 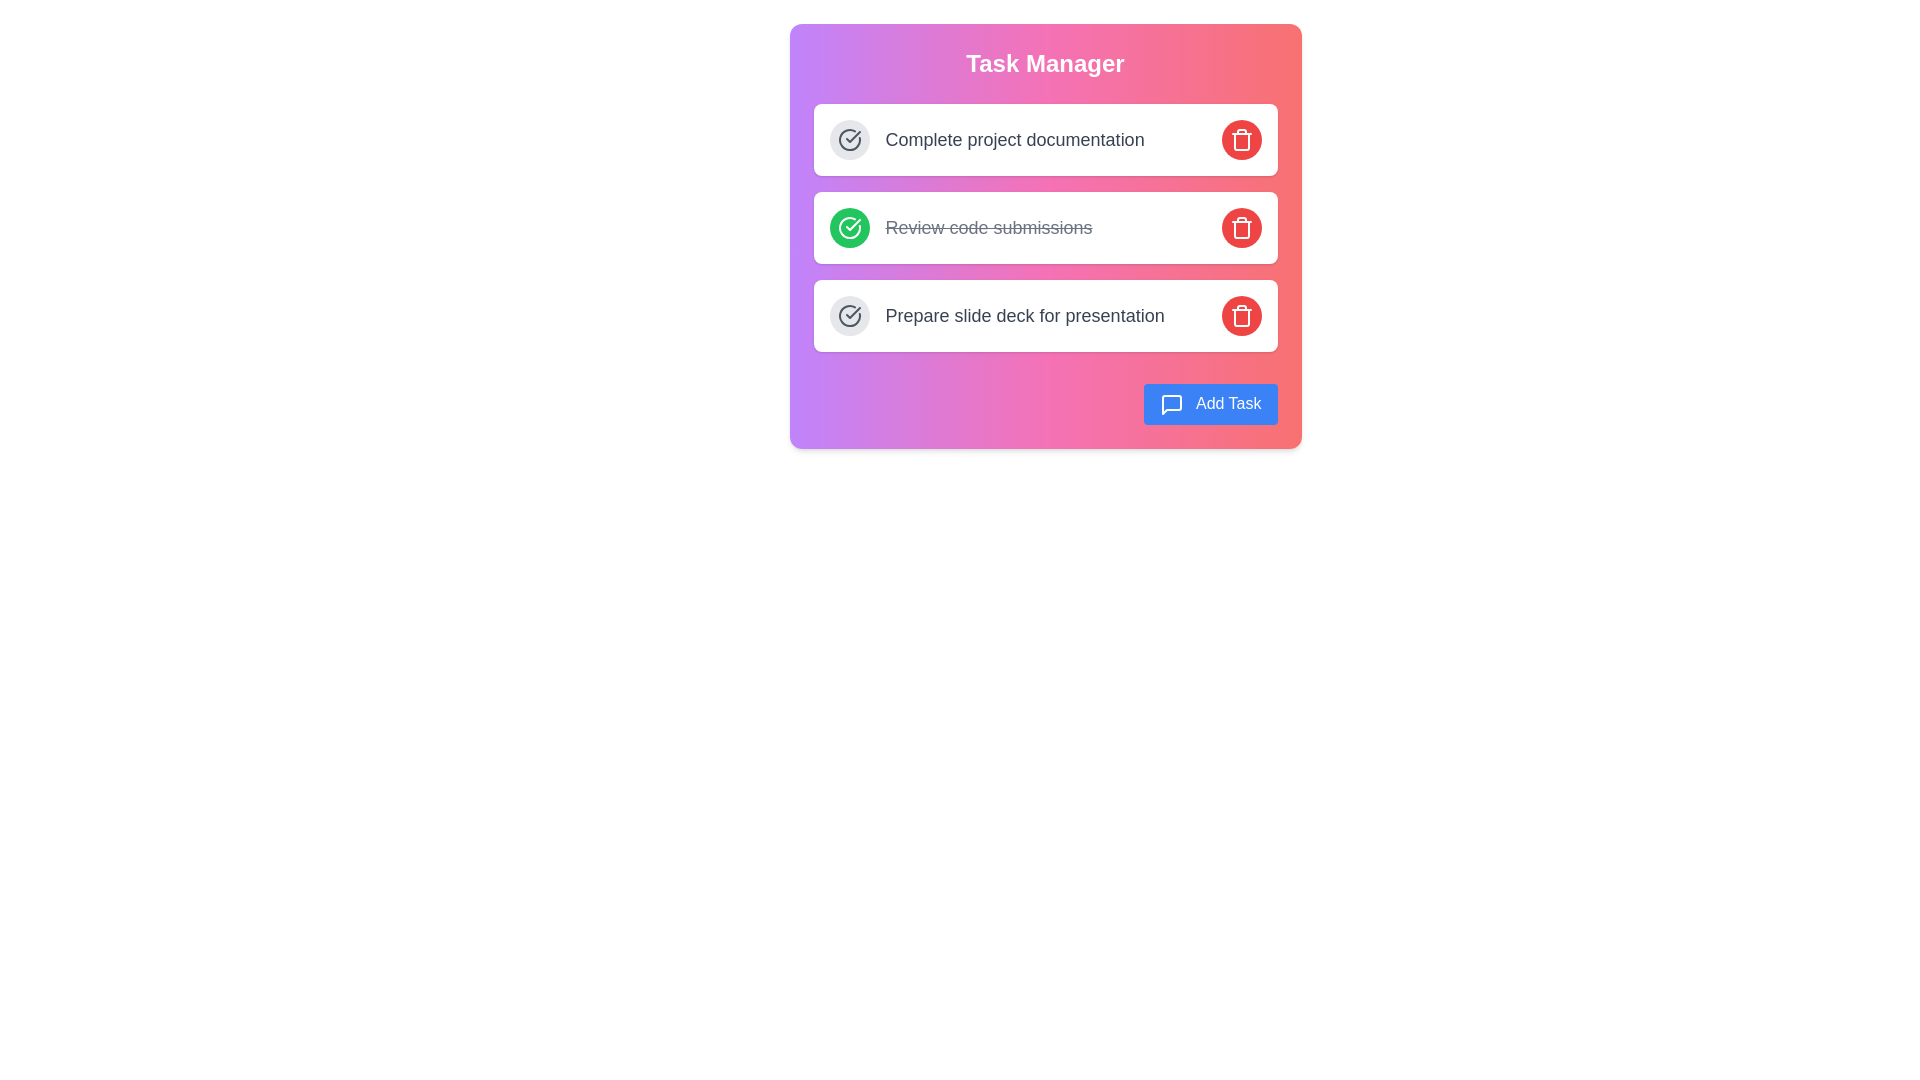 What do you see at coordinates (849, 226) in the screenshot?
I see `the leftmost segment of the circular check icon associated with the 'Review code submissions' task in the second task row of the Task Manager` at bounding box center [849, 226].